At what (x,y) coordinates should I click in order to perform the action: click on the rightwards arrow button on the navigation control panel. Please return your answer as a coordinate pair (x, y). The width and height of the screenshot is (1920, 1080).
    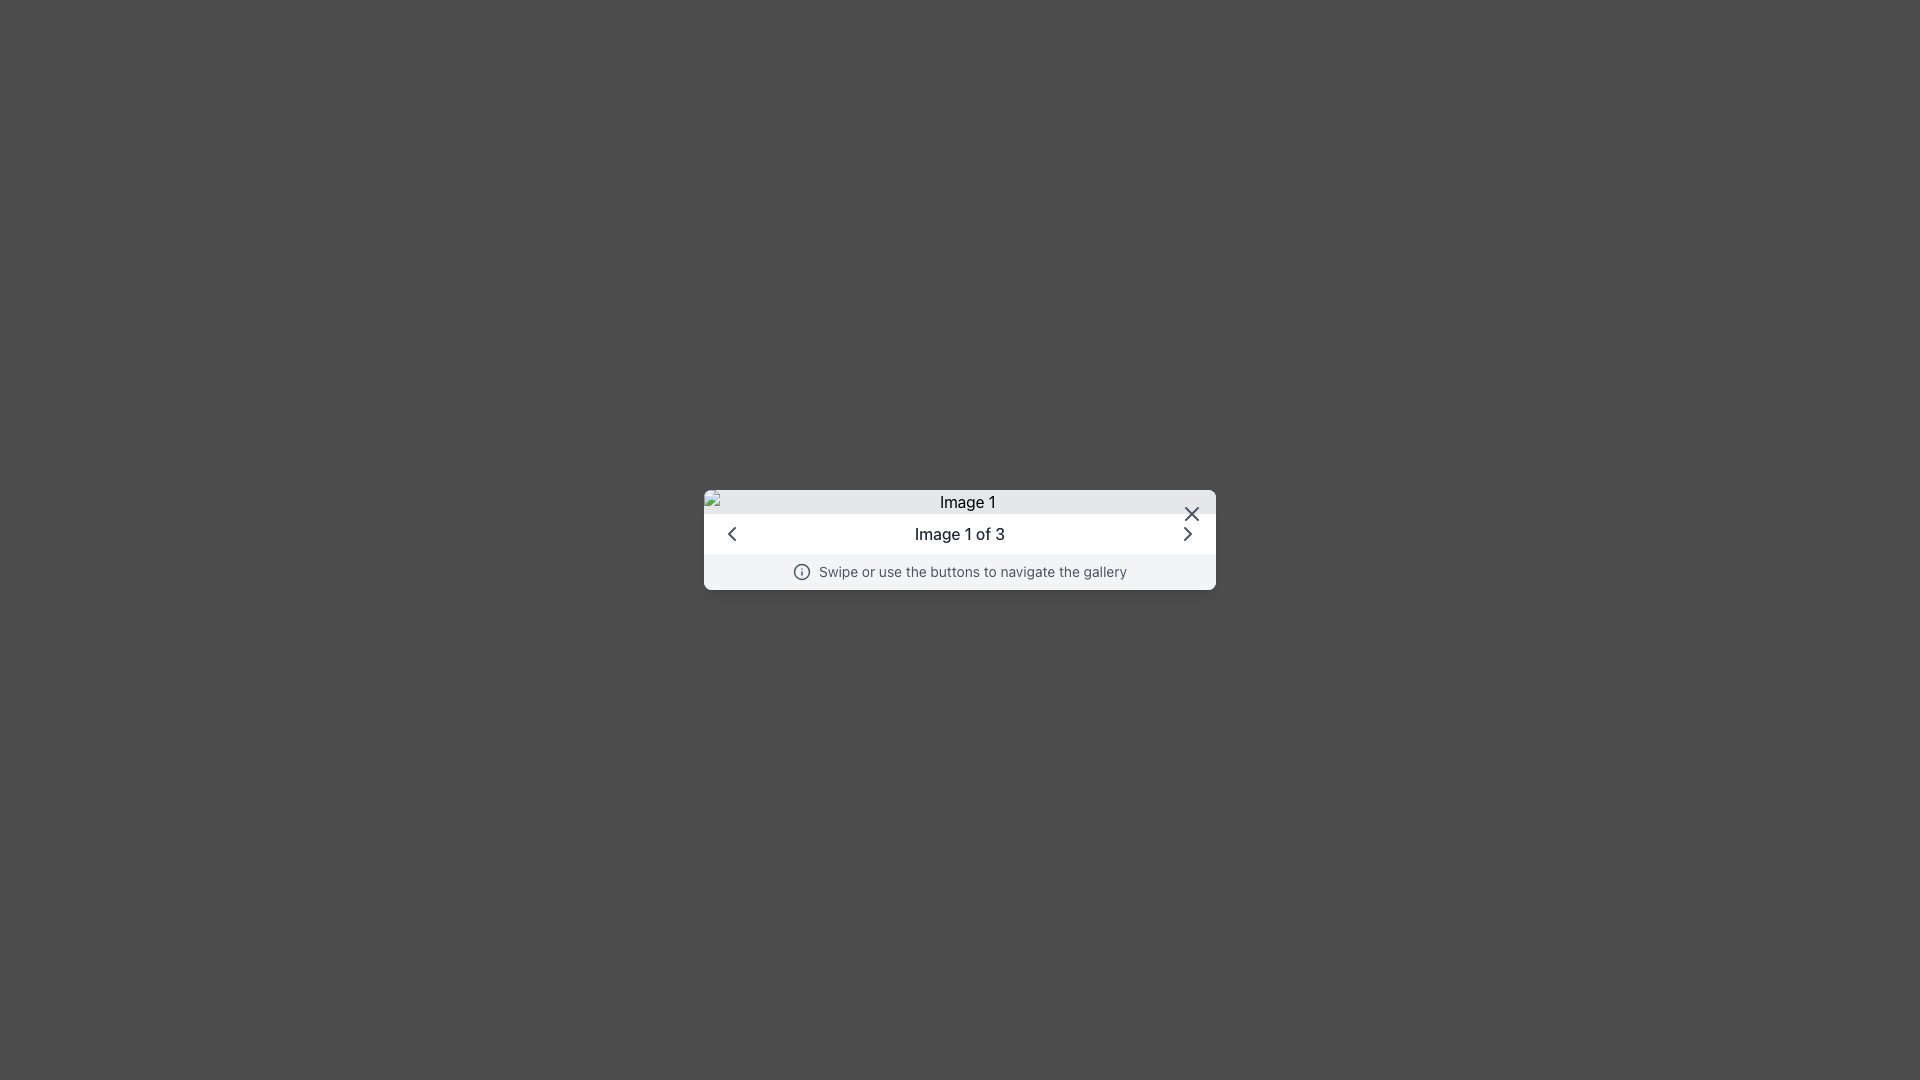
    Looking at the image, I should click on (1188, 532).